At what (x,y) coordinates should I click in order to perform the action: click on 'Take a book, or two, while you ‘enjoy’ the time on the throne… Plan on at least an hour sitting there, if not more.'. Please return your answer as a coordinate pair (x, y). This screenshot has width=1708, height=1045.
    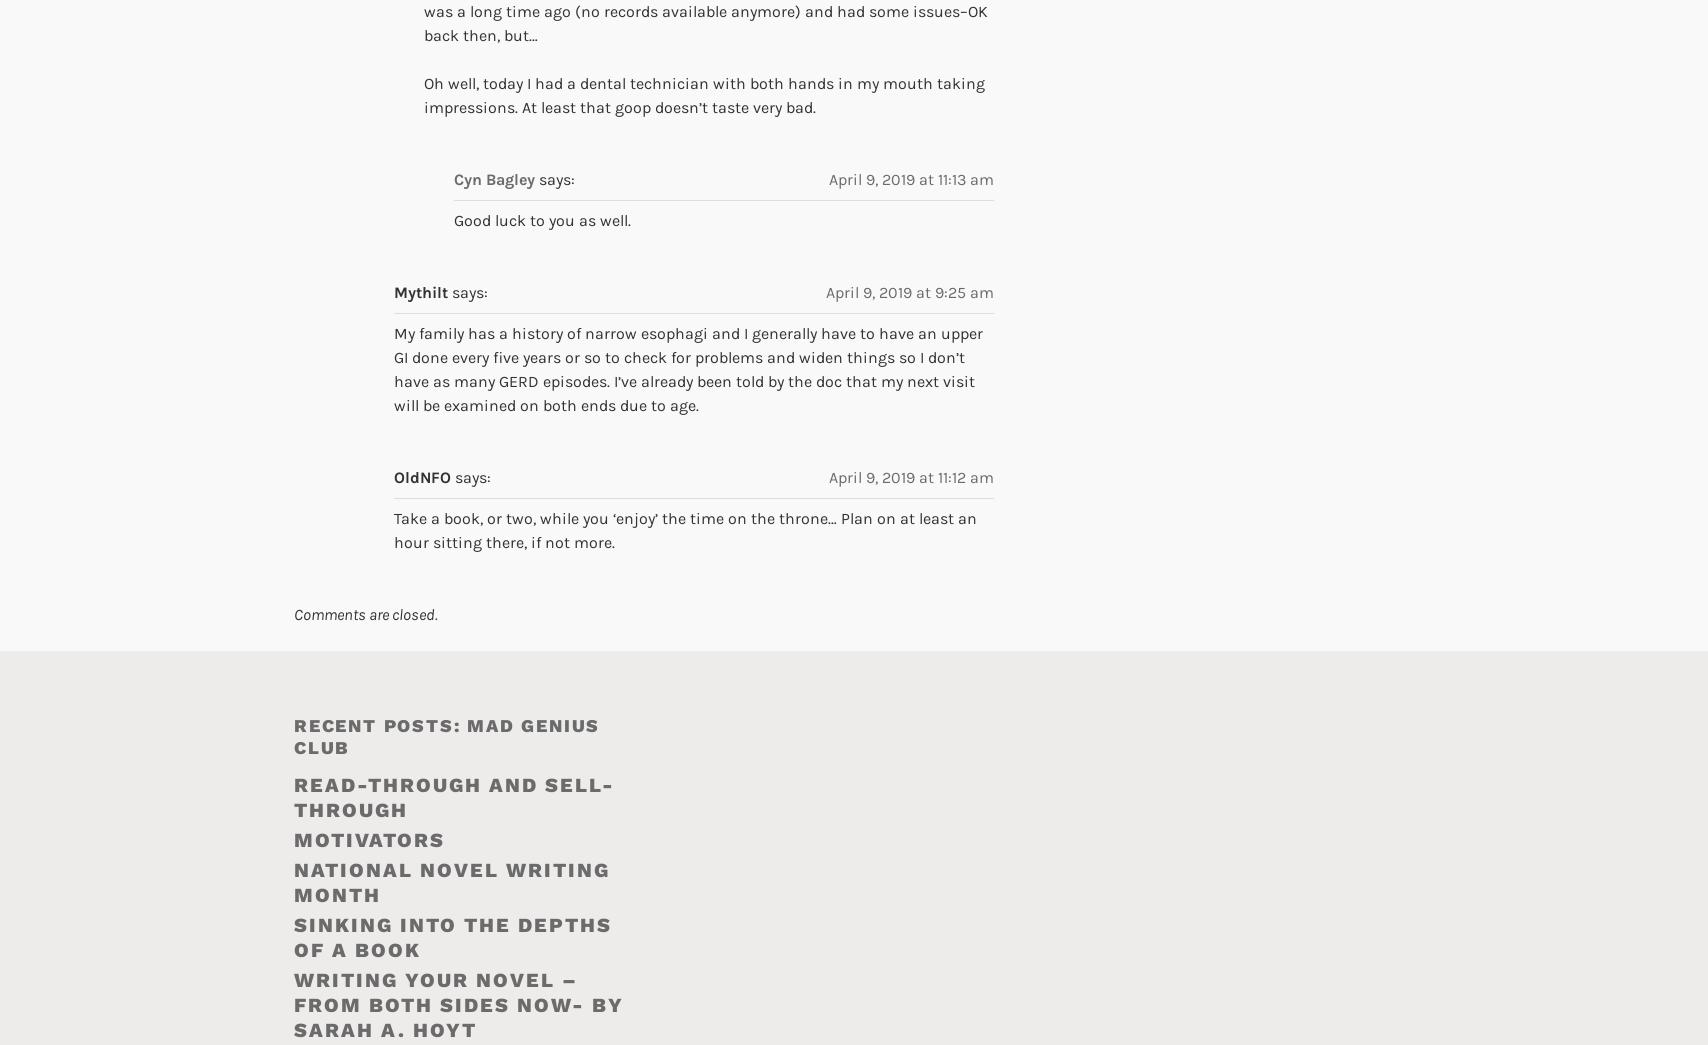
    Looking at the image, I should click on (685, 529).